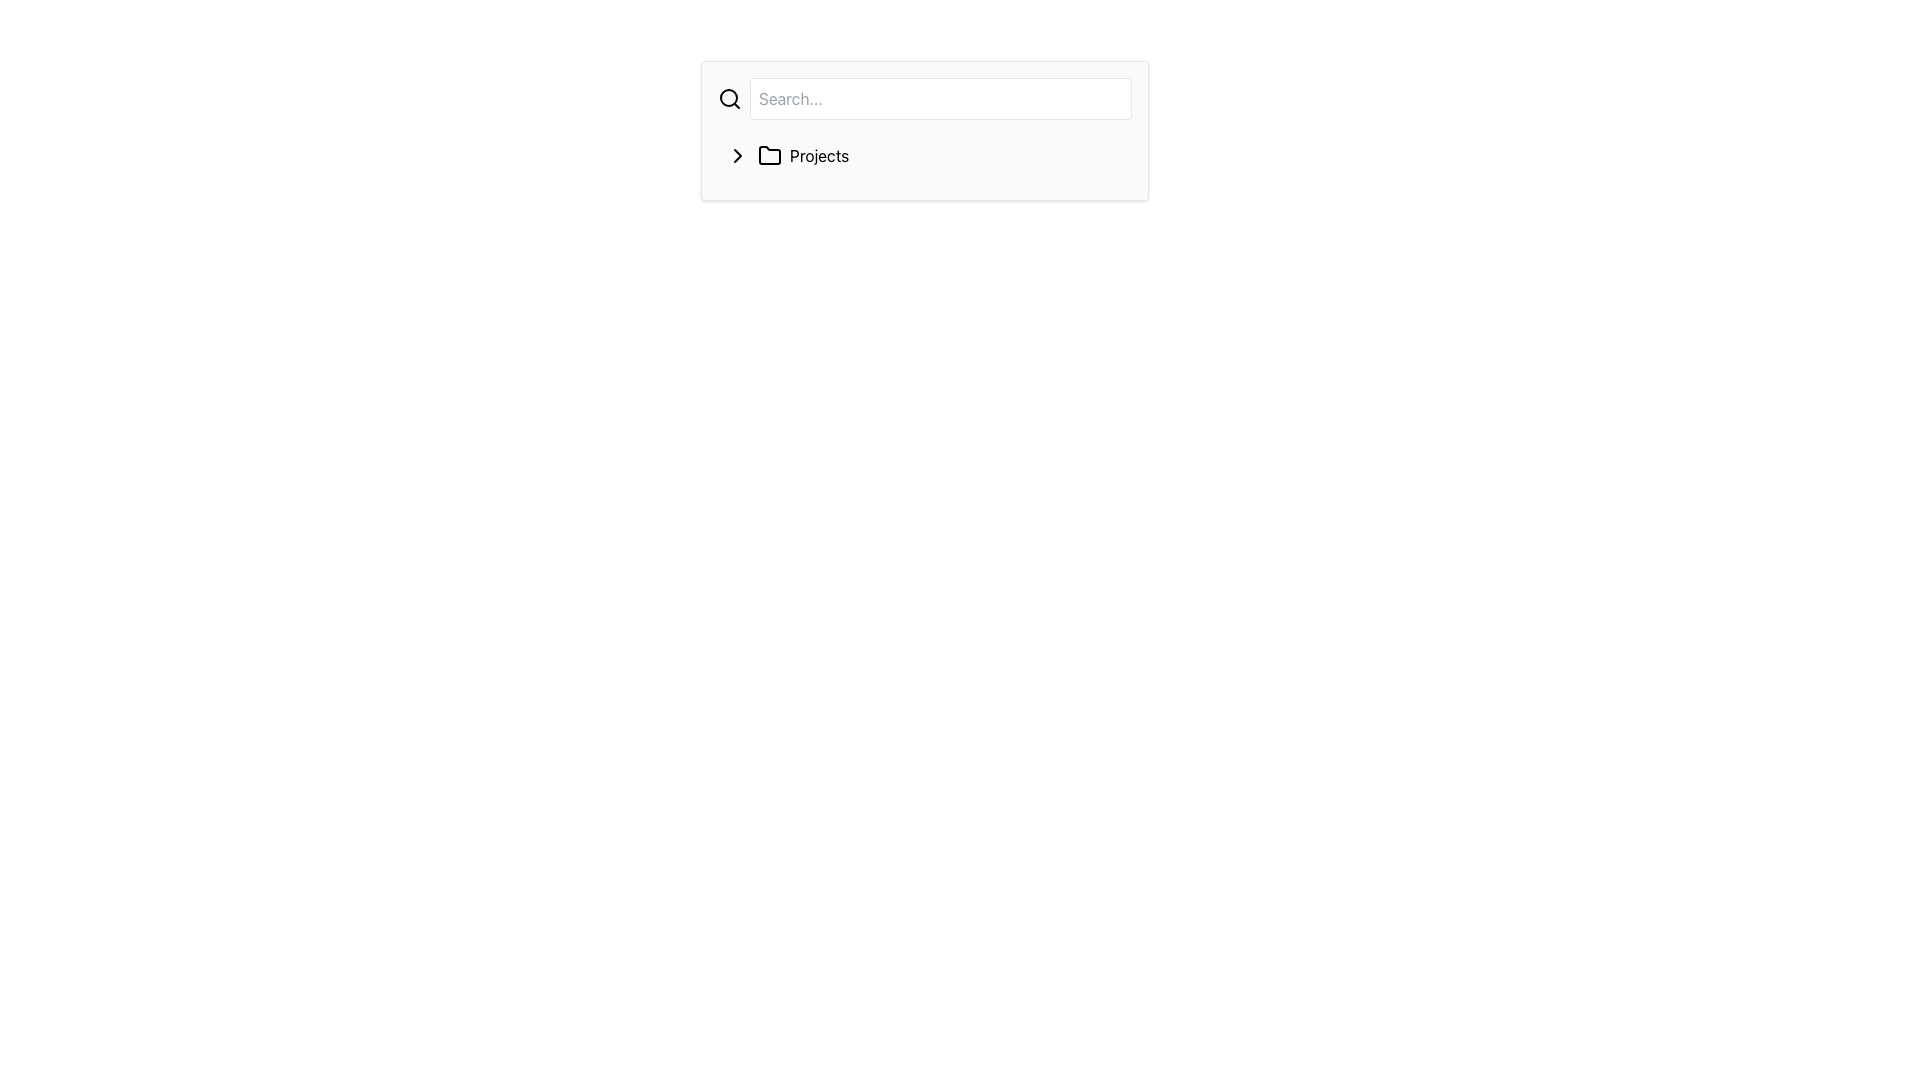 This screenshot has height=1080, width=1920. Describe the element at coordinates (728, 99) in the screenshot. I see `the search icon that resembles a magnifying glass, located immediately to the left of the 'Search...' input field` at that location.